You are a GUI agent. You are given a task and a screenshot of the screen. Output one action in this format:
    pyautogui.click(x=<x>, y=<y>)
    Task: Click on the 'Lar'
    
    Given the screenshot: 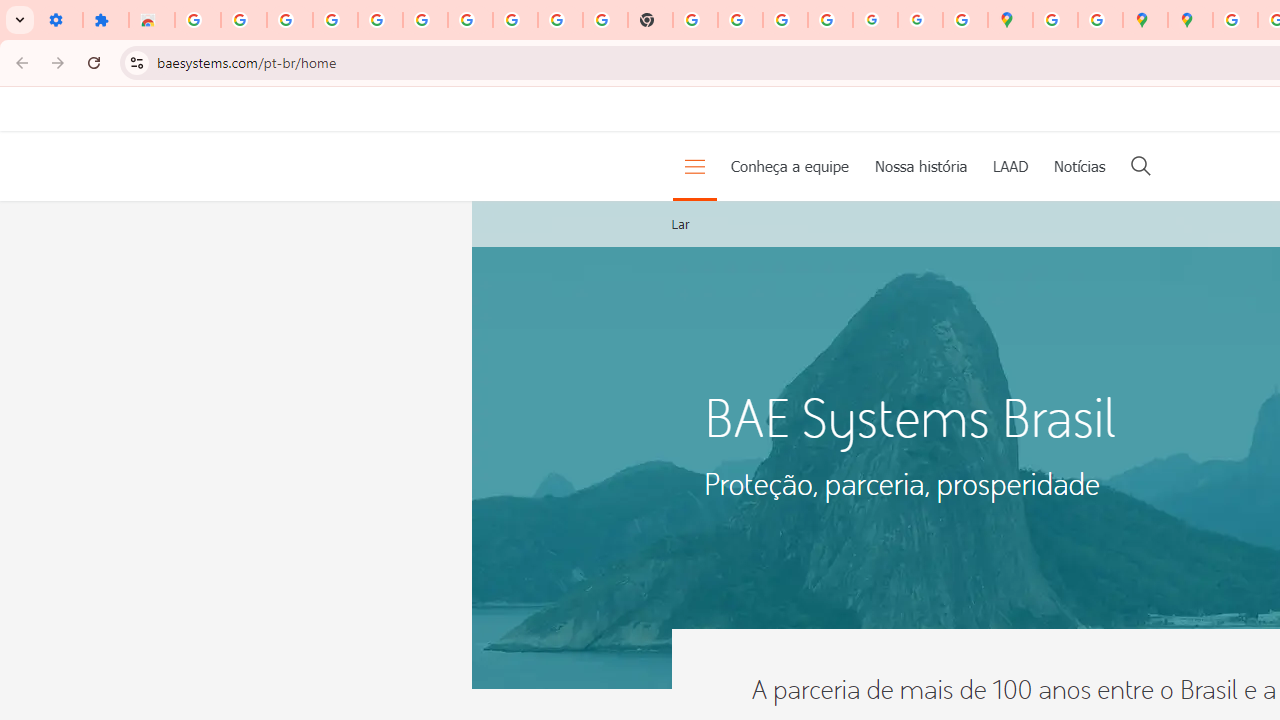 What is the action you would take?
    pyautogui.click(x=680, y=223)
    